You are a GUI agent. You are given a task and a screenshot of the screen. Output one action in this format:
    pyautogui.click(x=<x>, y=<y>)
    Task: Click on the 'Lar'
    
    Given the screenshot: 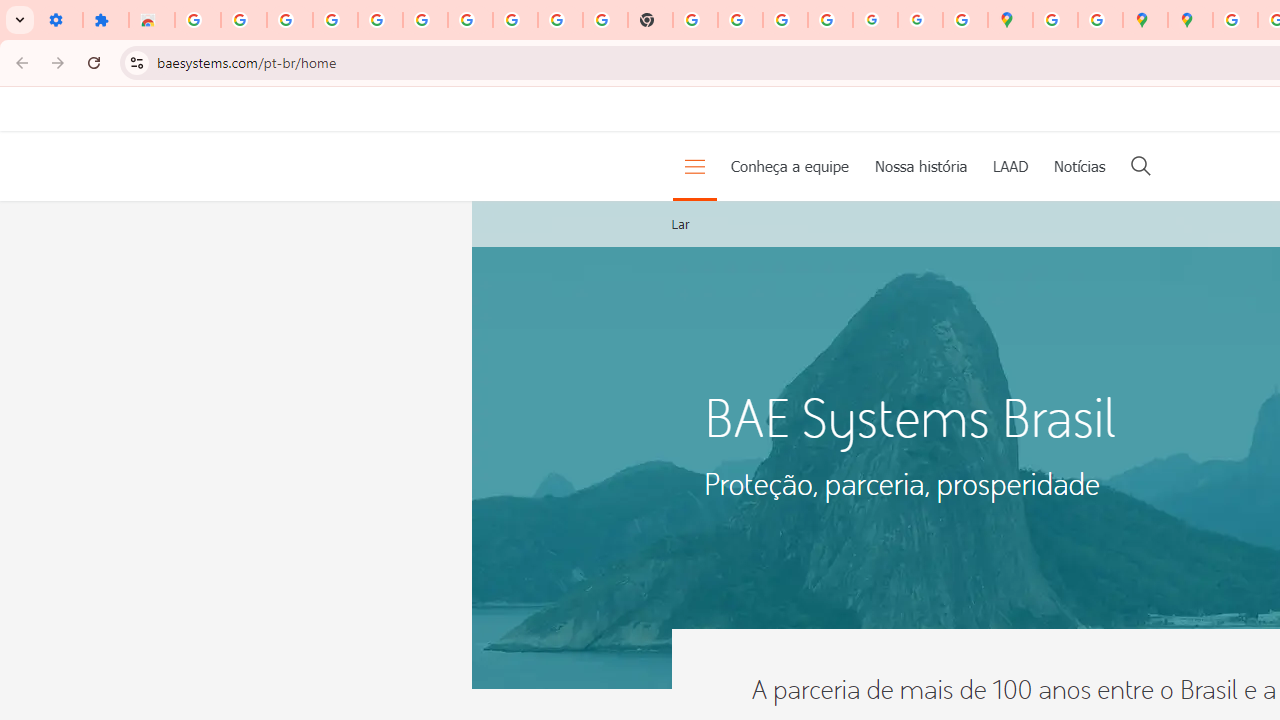 What is the action you would take?
    pyautogui.click(x=680, y=223)
    